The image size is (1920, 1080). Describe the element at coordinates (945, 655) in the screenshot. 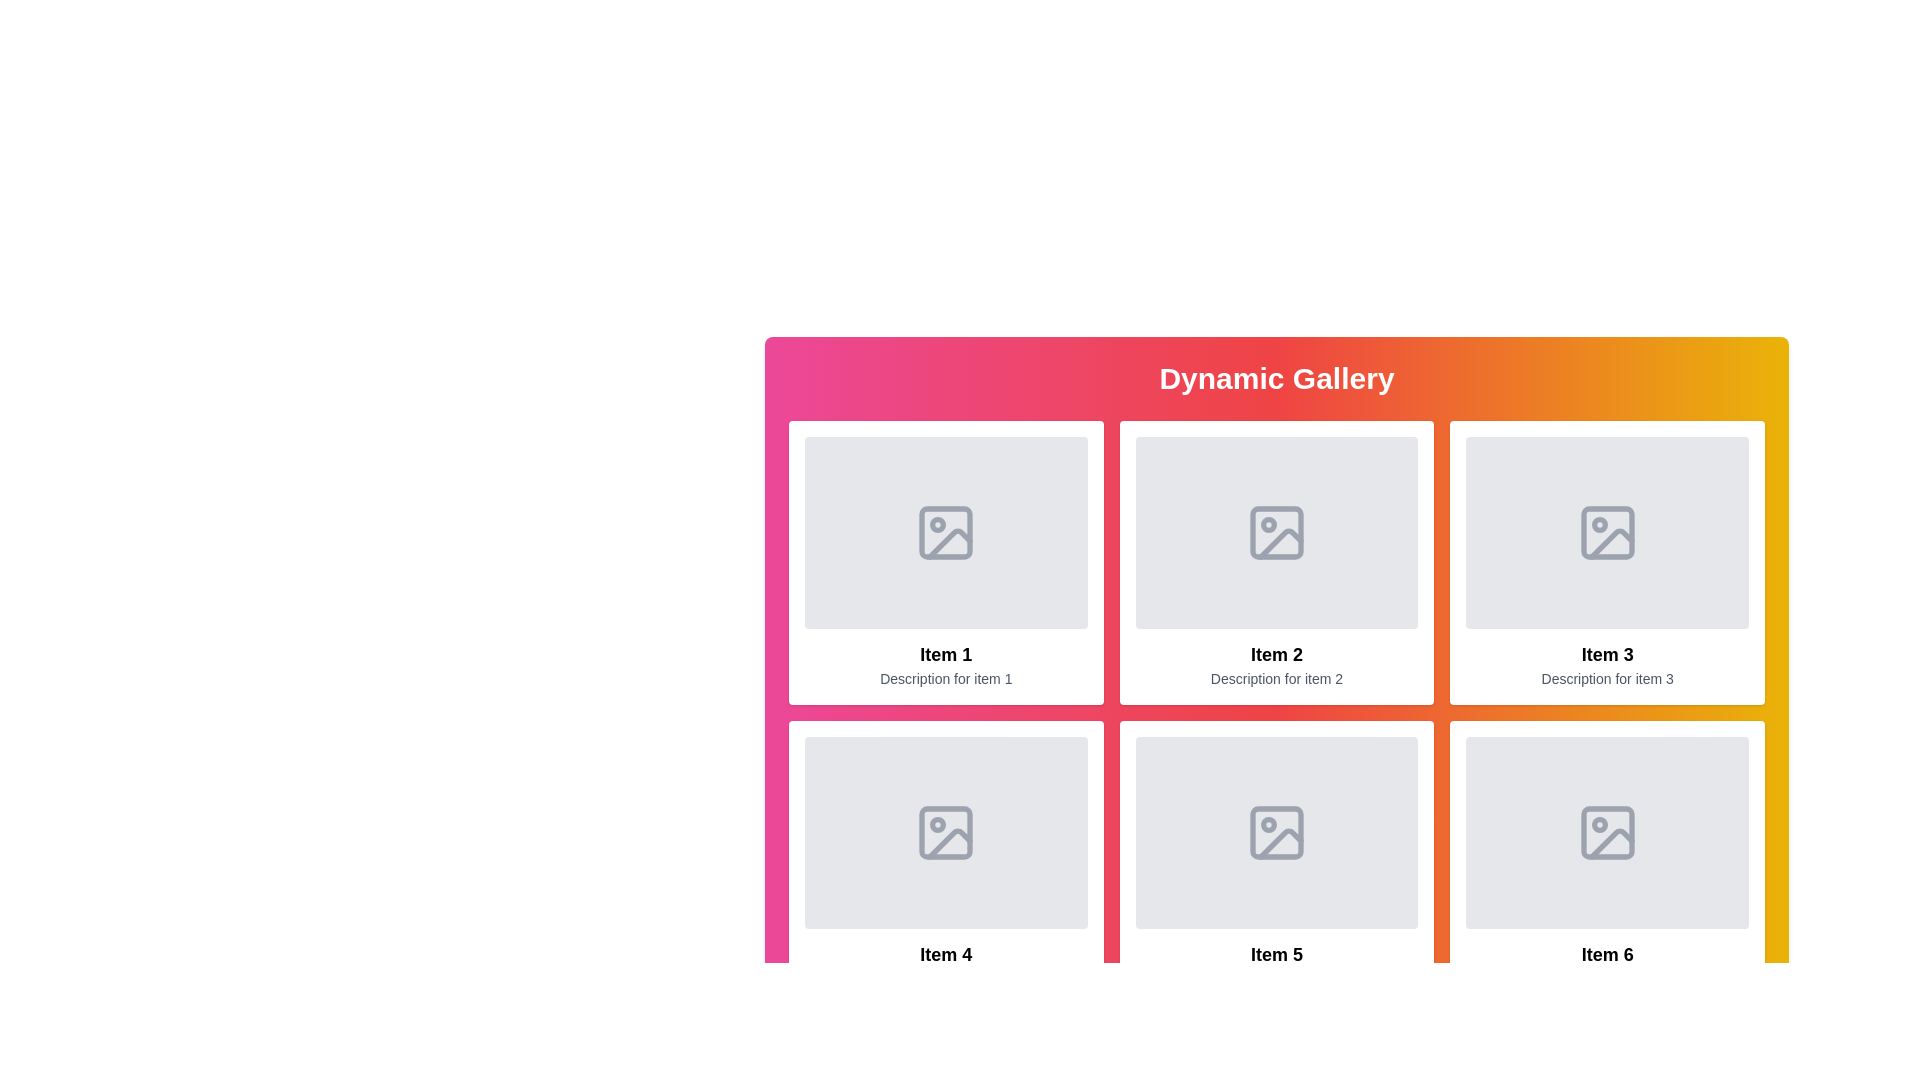

I see `the label 'Item 1'` at that location.